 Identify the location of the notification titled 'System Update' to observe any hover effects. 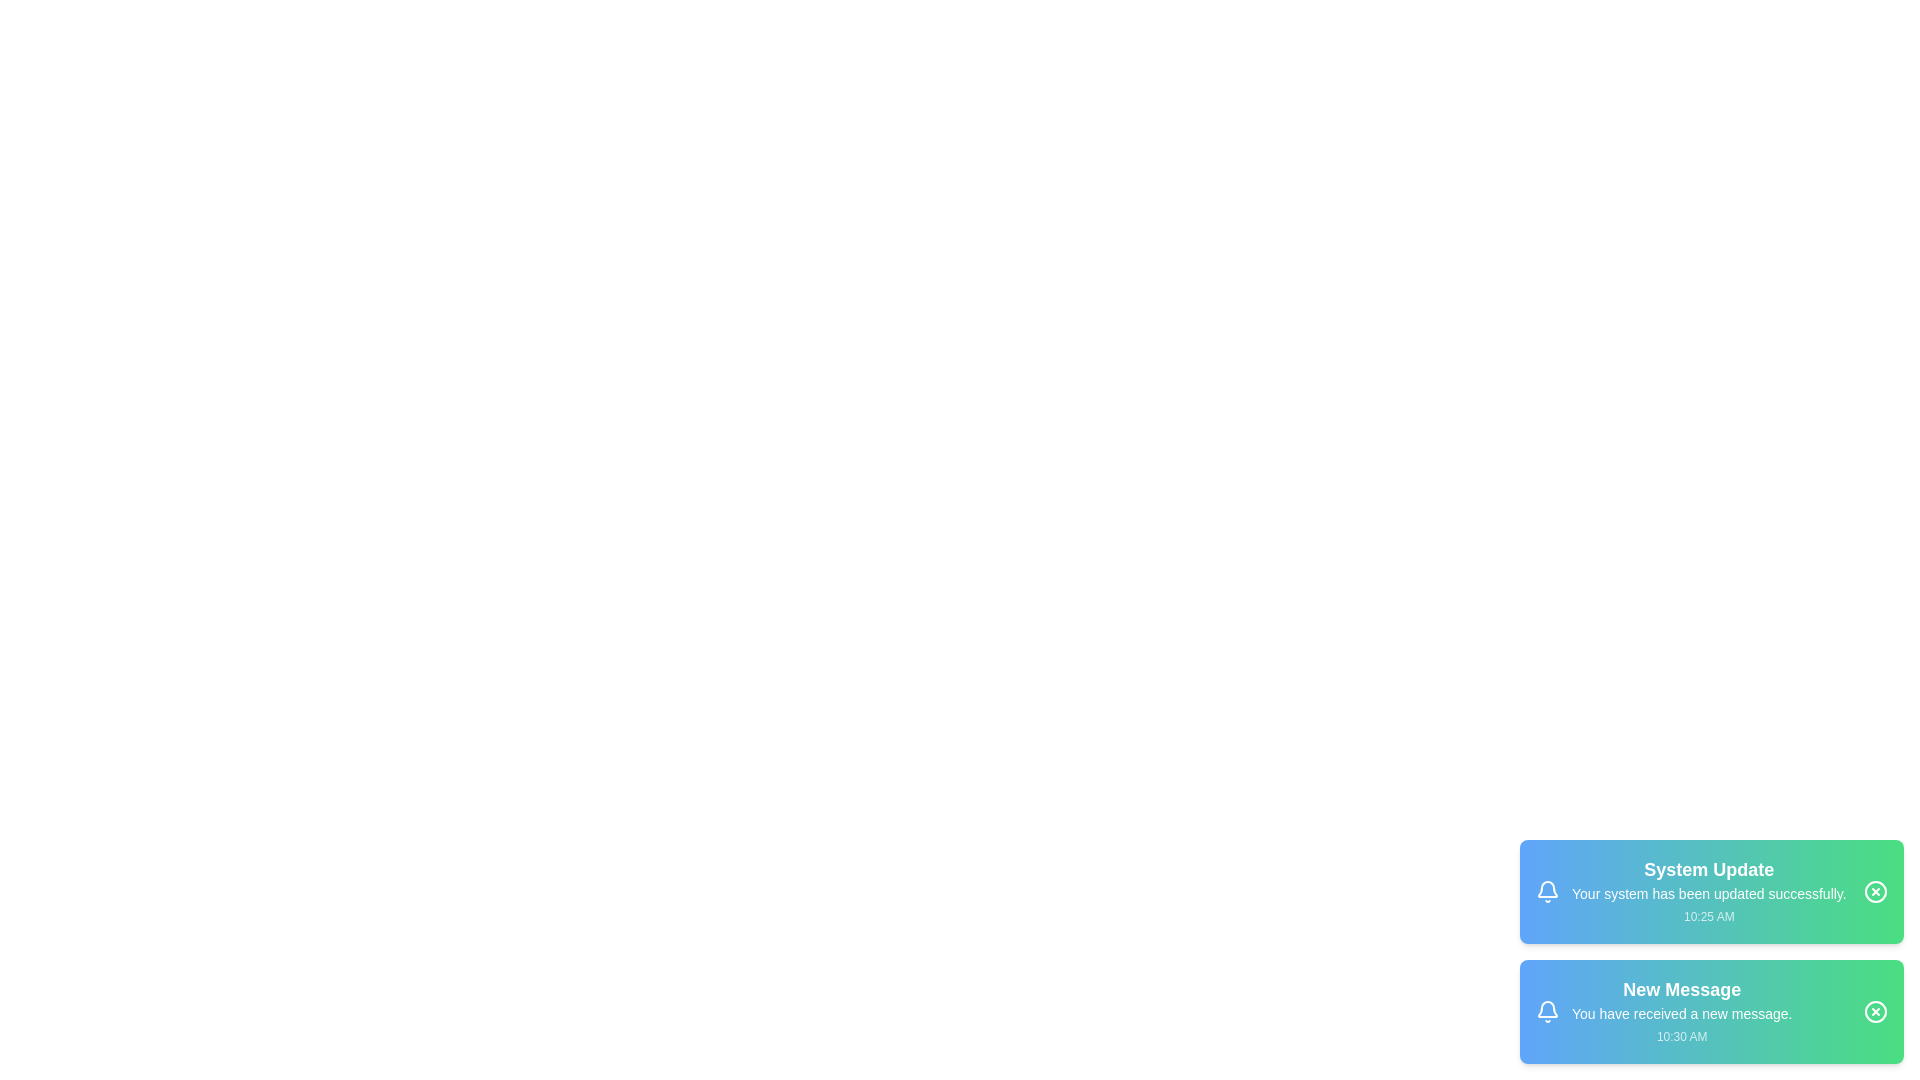
(1711, 890).